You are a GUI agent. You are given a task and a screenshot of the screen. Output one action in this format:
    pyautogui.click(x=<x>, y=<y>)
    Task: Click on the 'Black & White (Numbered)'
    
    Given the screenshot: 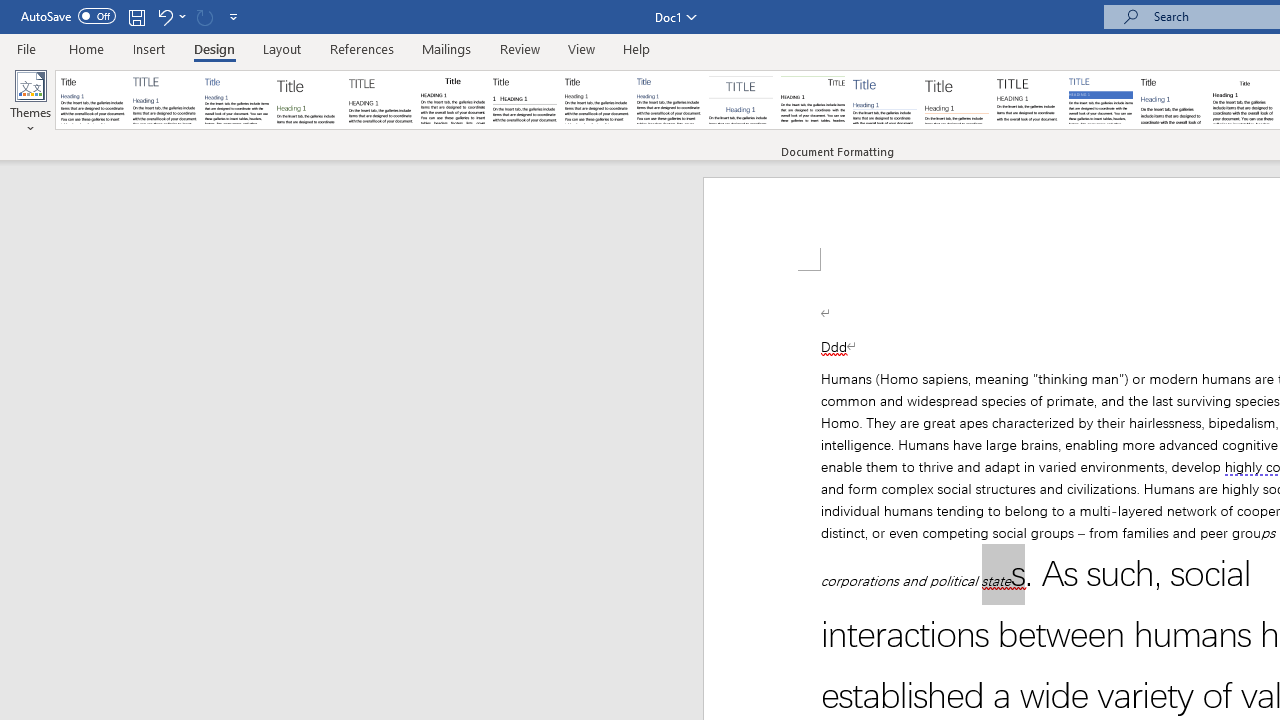 What is the action you would take?
    pyautogui.click(x=524, y=100)
    